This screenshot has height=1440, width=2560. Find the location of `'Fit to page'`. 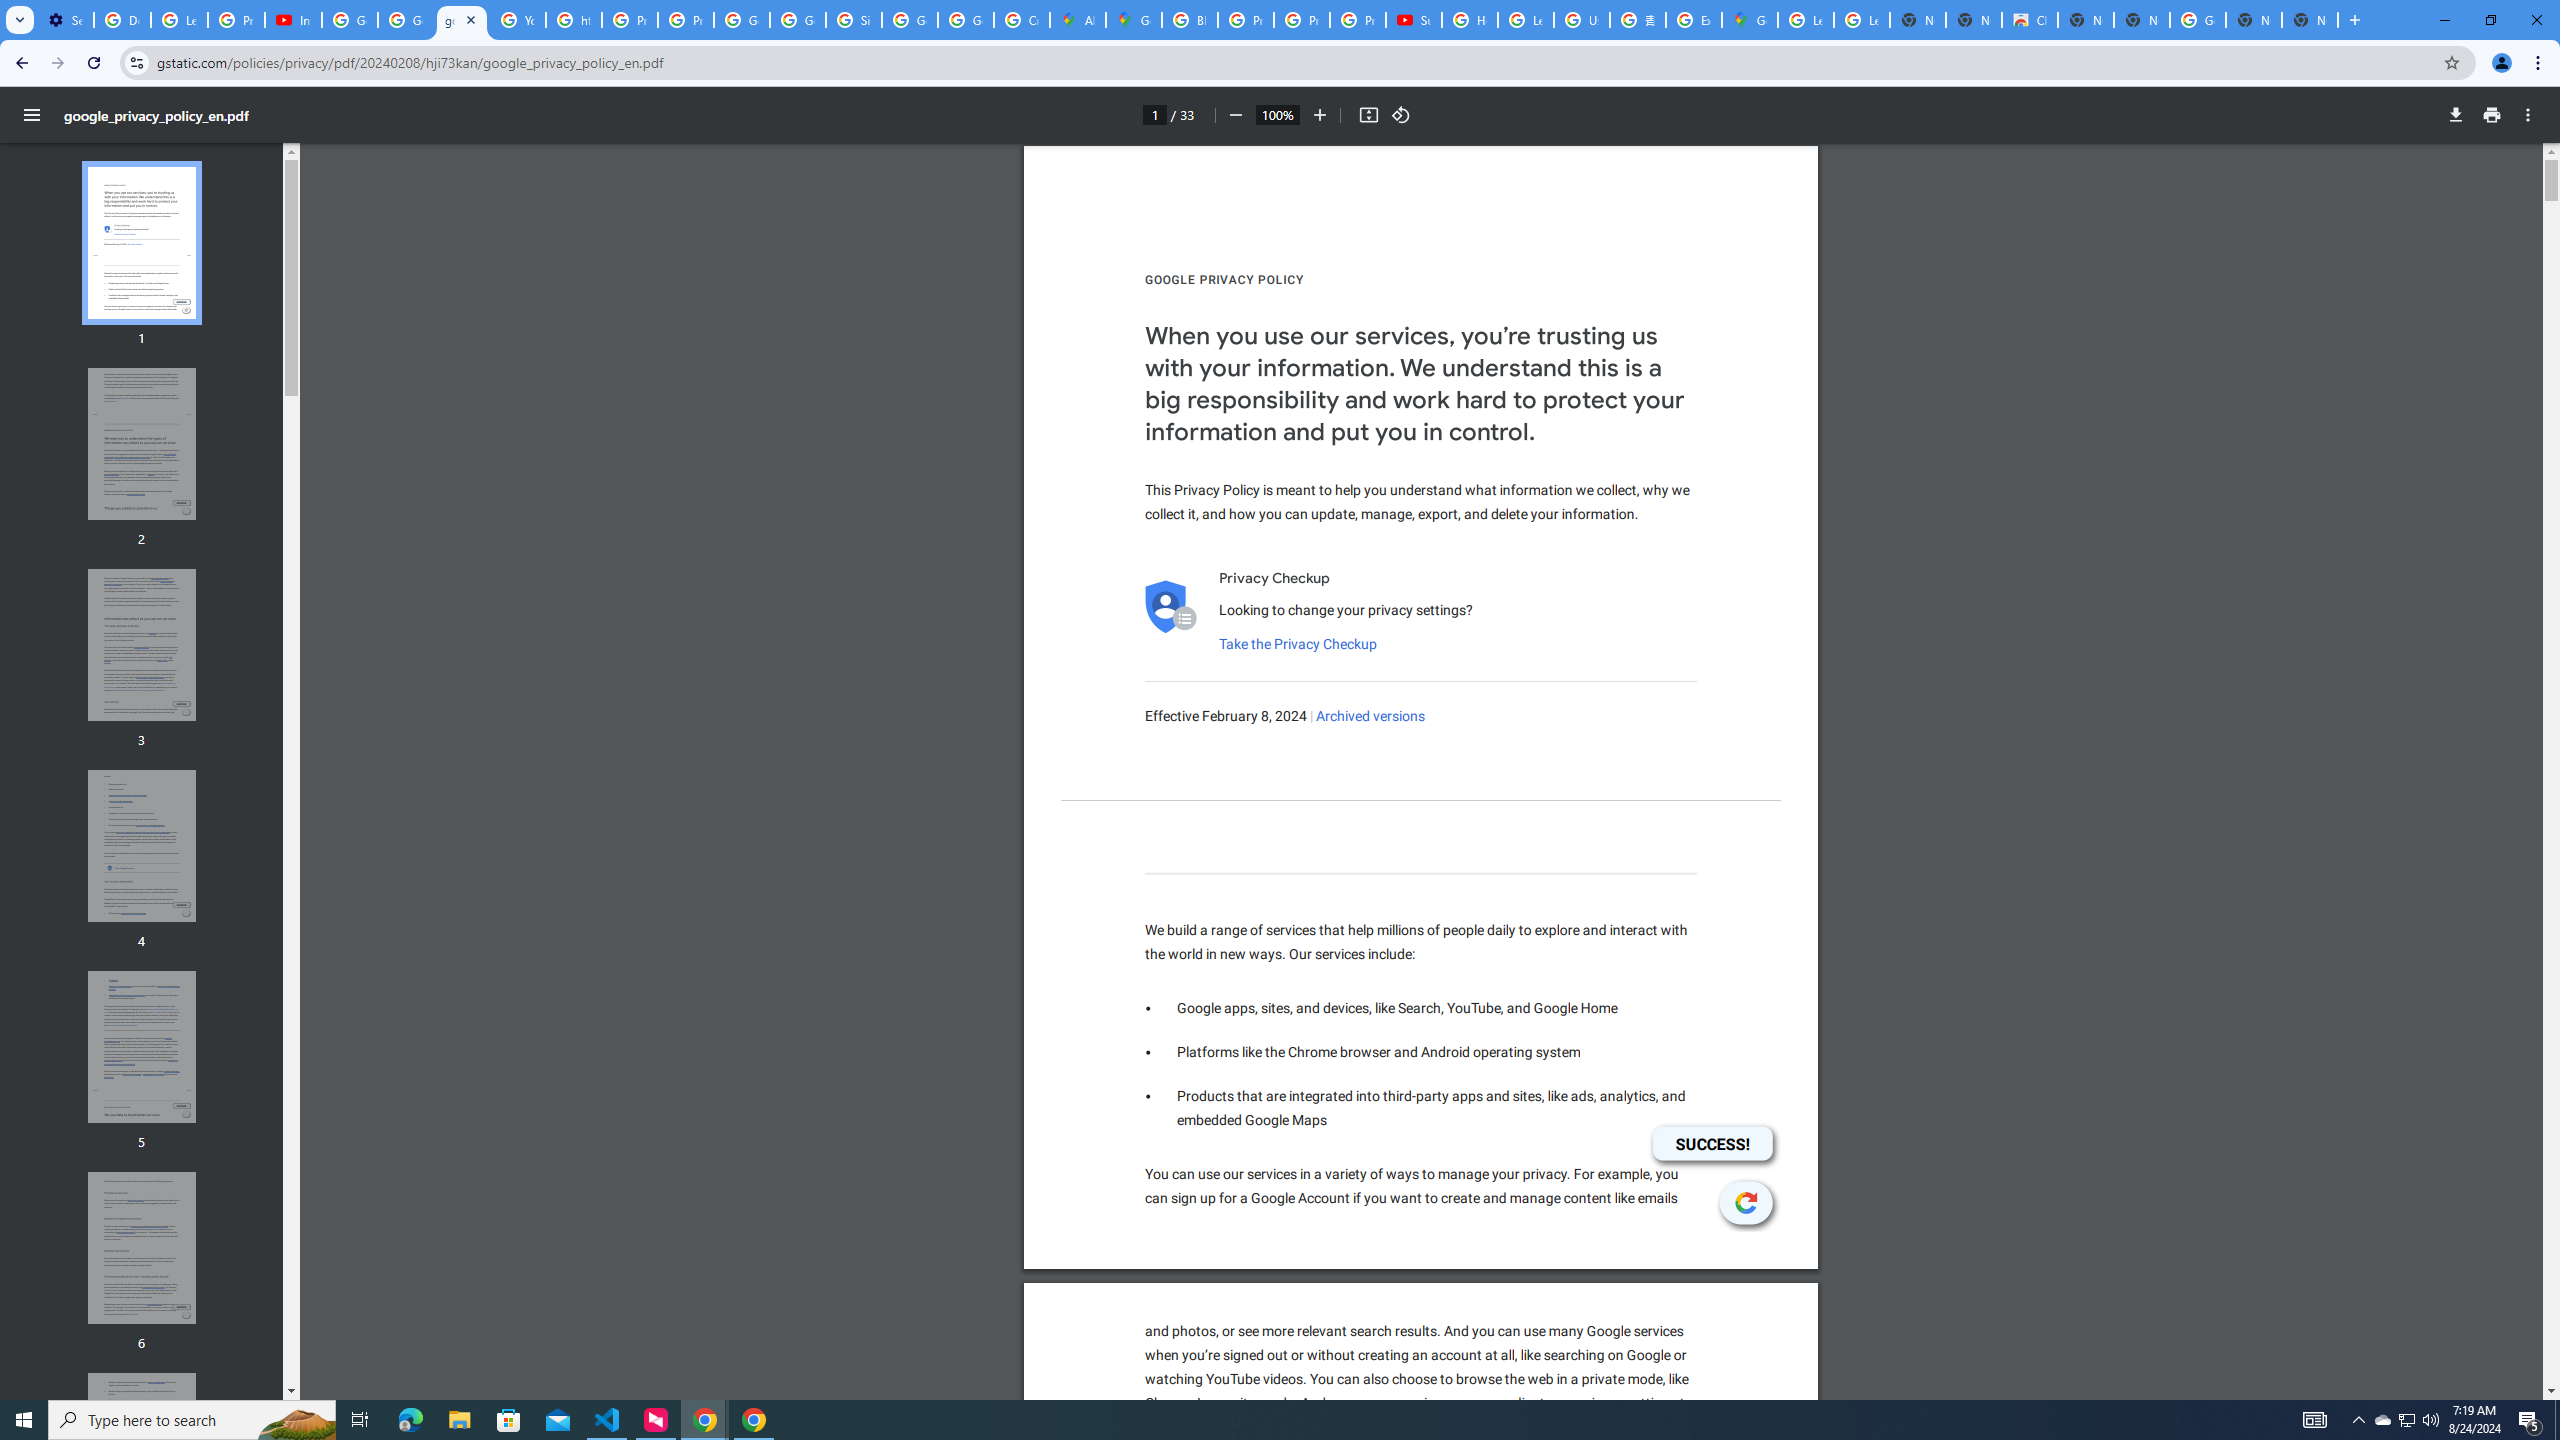

'Fit to page' is located at coordinates (1367, 114).